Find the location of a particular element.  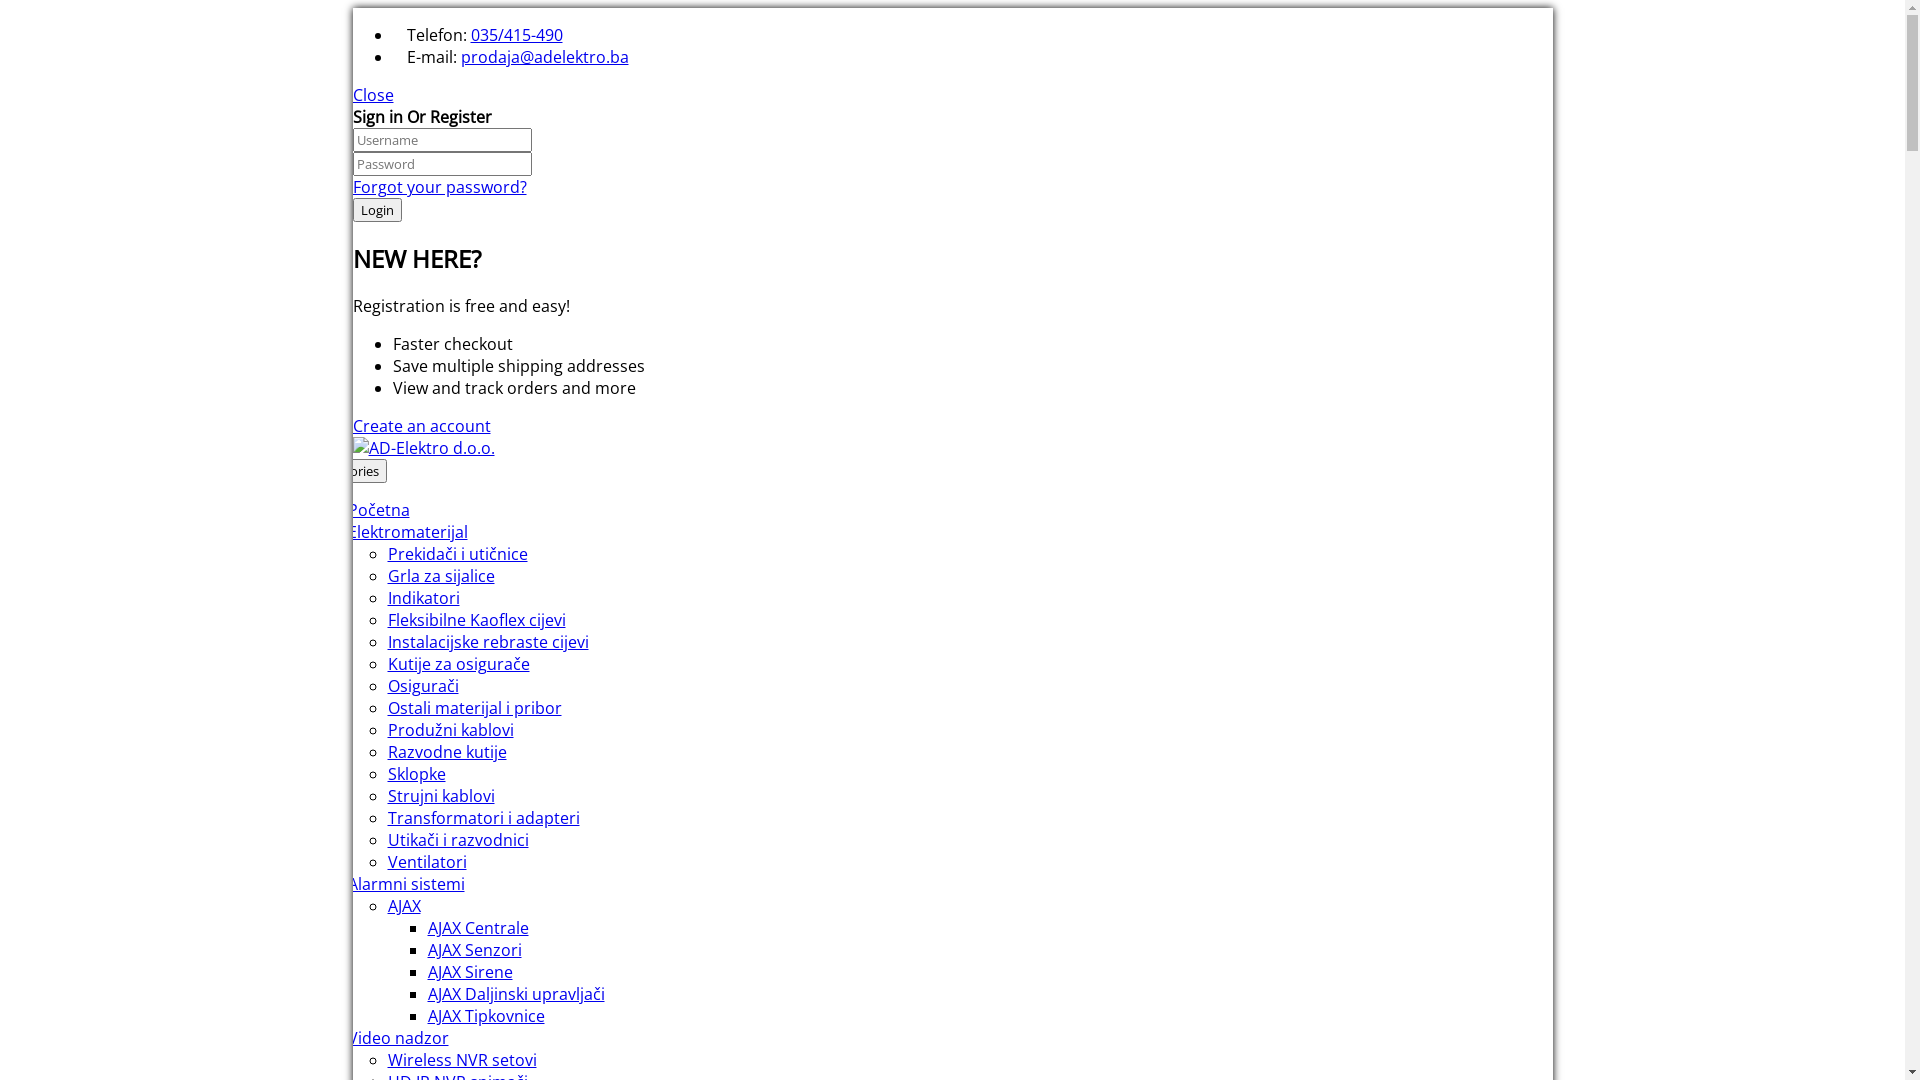

'AJAX Sirene' is located at coordinates (469, 971).